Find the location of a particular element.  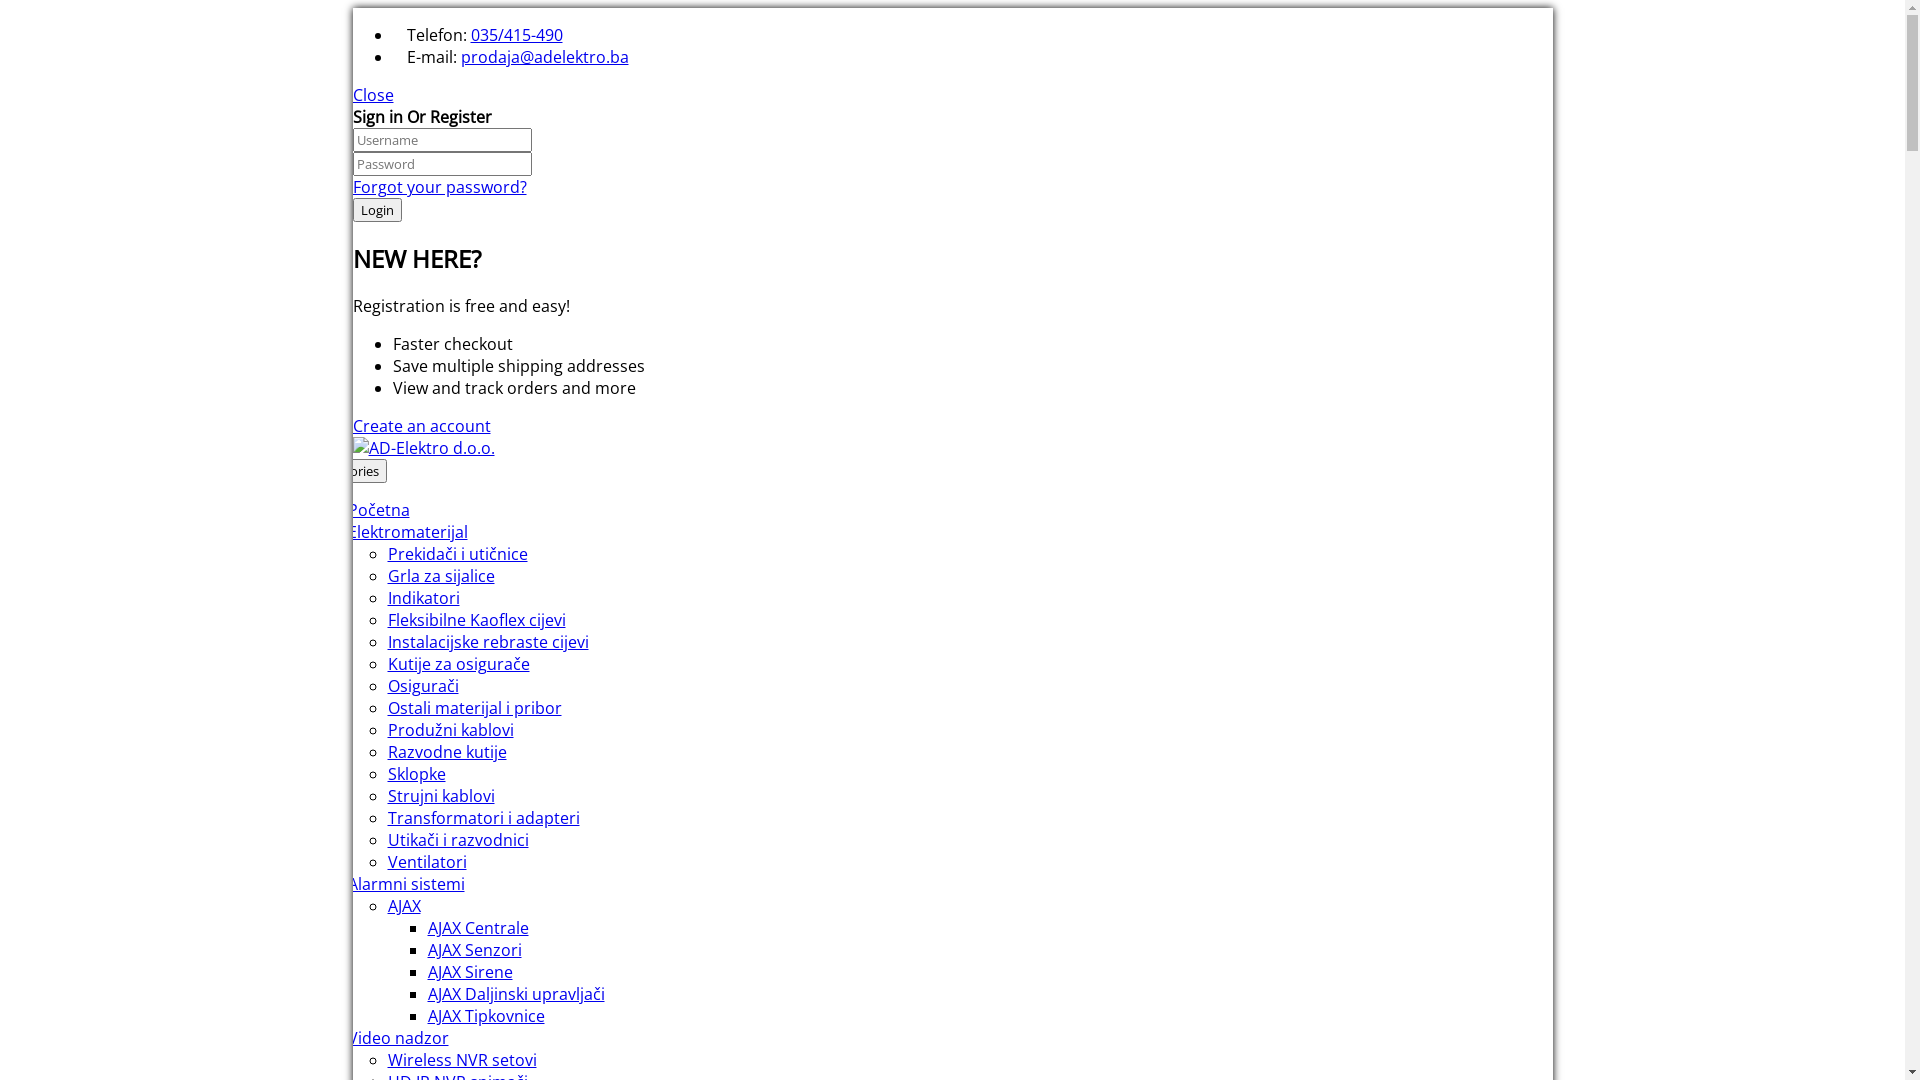

'AJAX Sirene' is located at coordinates (469, 971).